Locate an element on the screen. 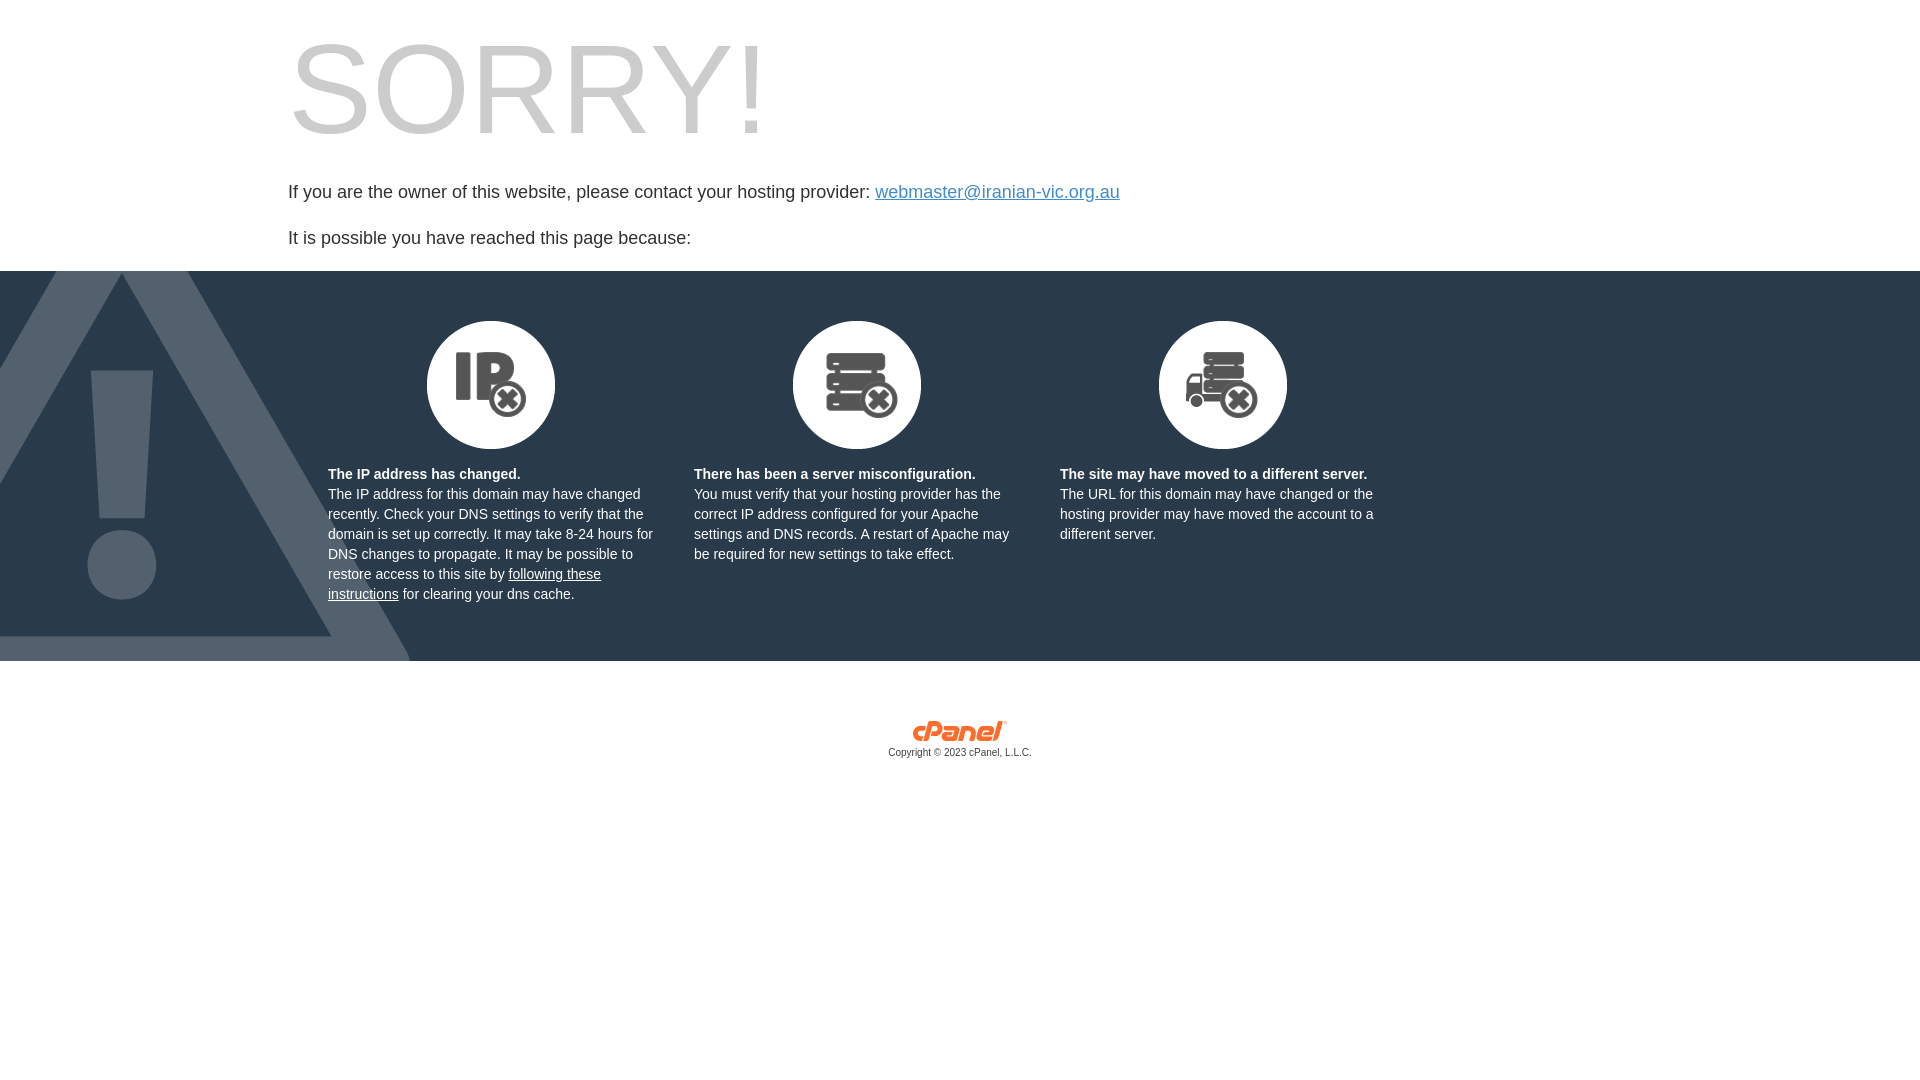 This screenshot has height=1080, width=1920. 'webmaster@iranian-vic.org.au' is located at coordinates (997, 192).